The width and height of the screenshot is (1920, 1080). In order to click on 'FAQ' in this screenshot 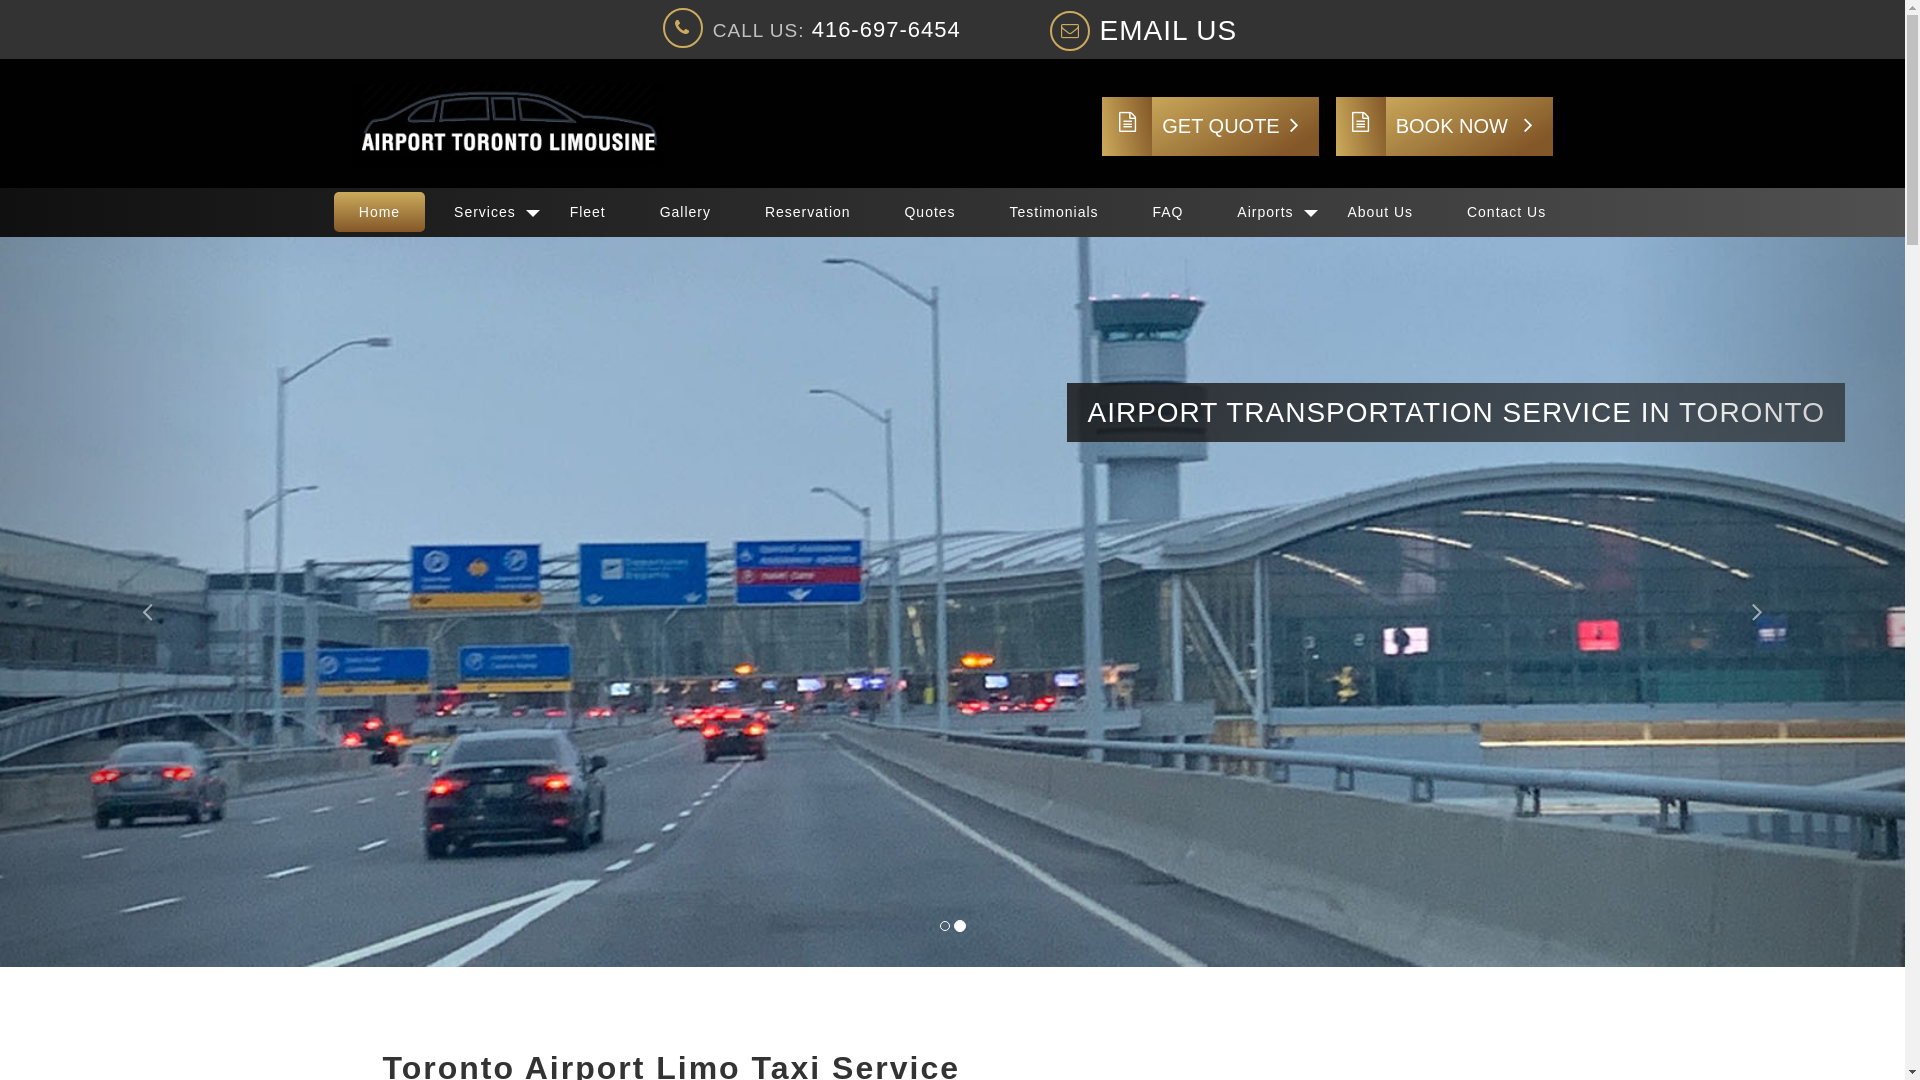, I will do `click(1167, 212)`.